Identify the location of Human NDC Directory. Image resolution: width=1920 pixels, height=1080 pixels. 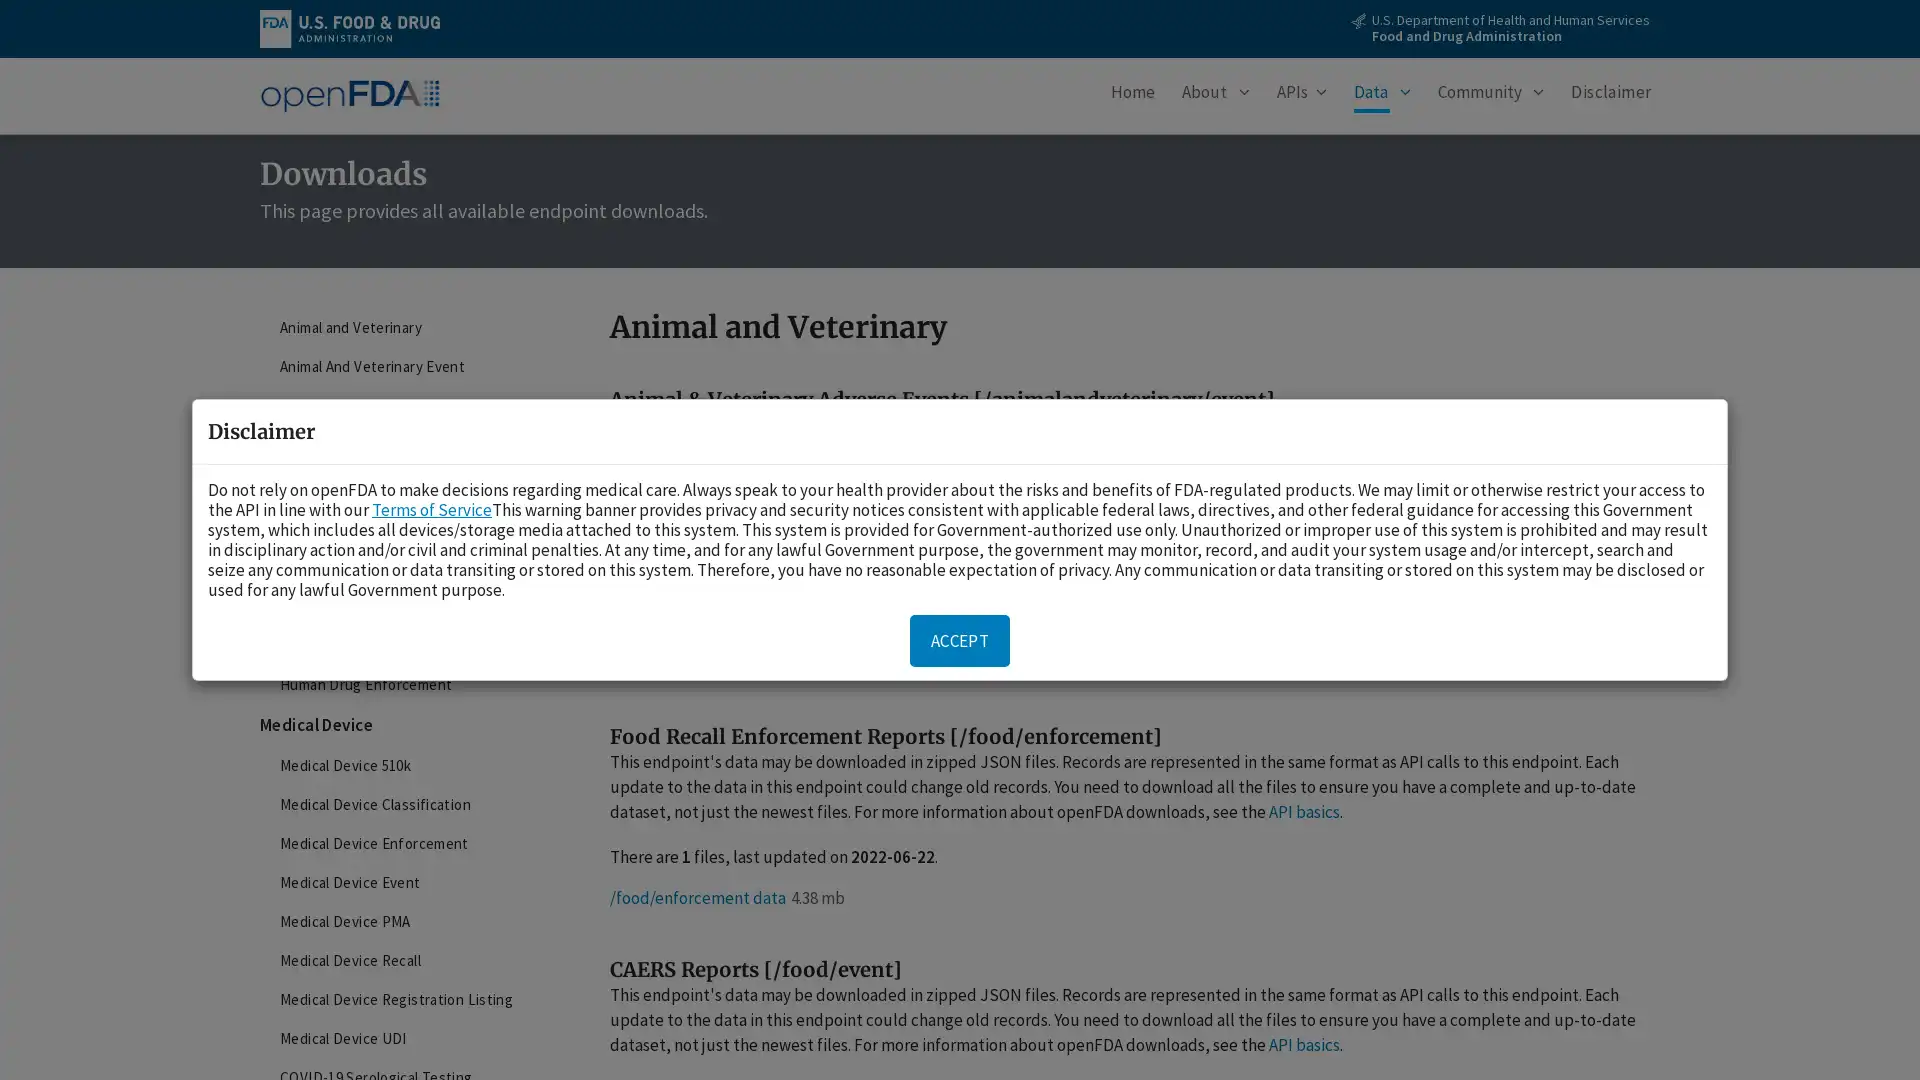
(408, 645).